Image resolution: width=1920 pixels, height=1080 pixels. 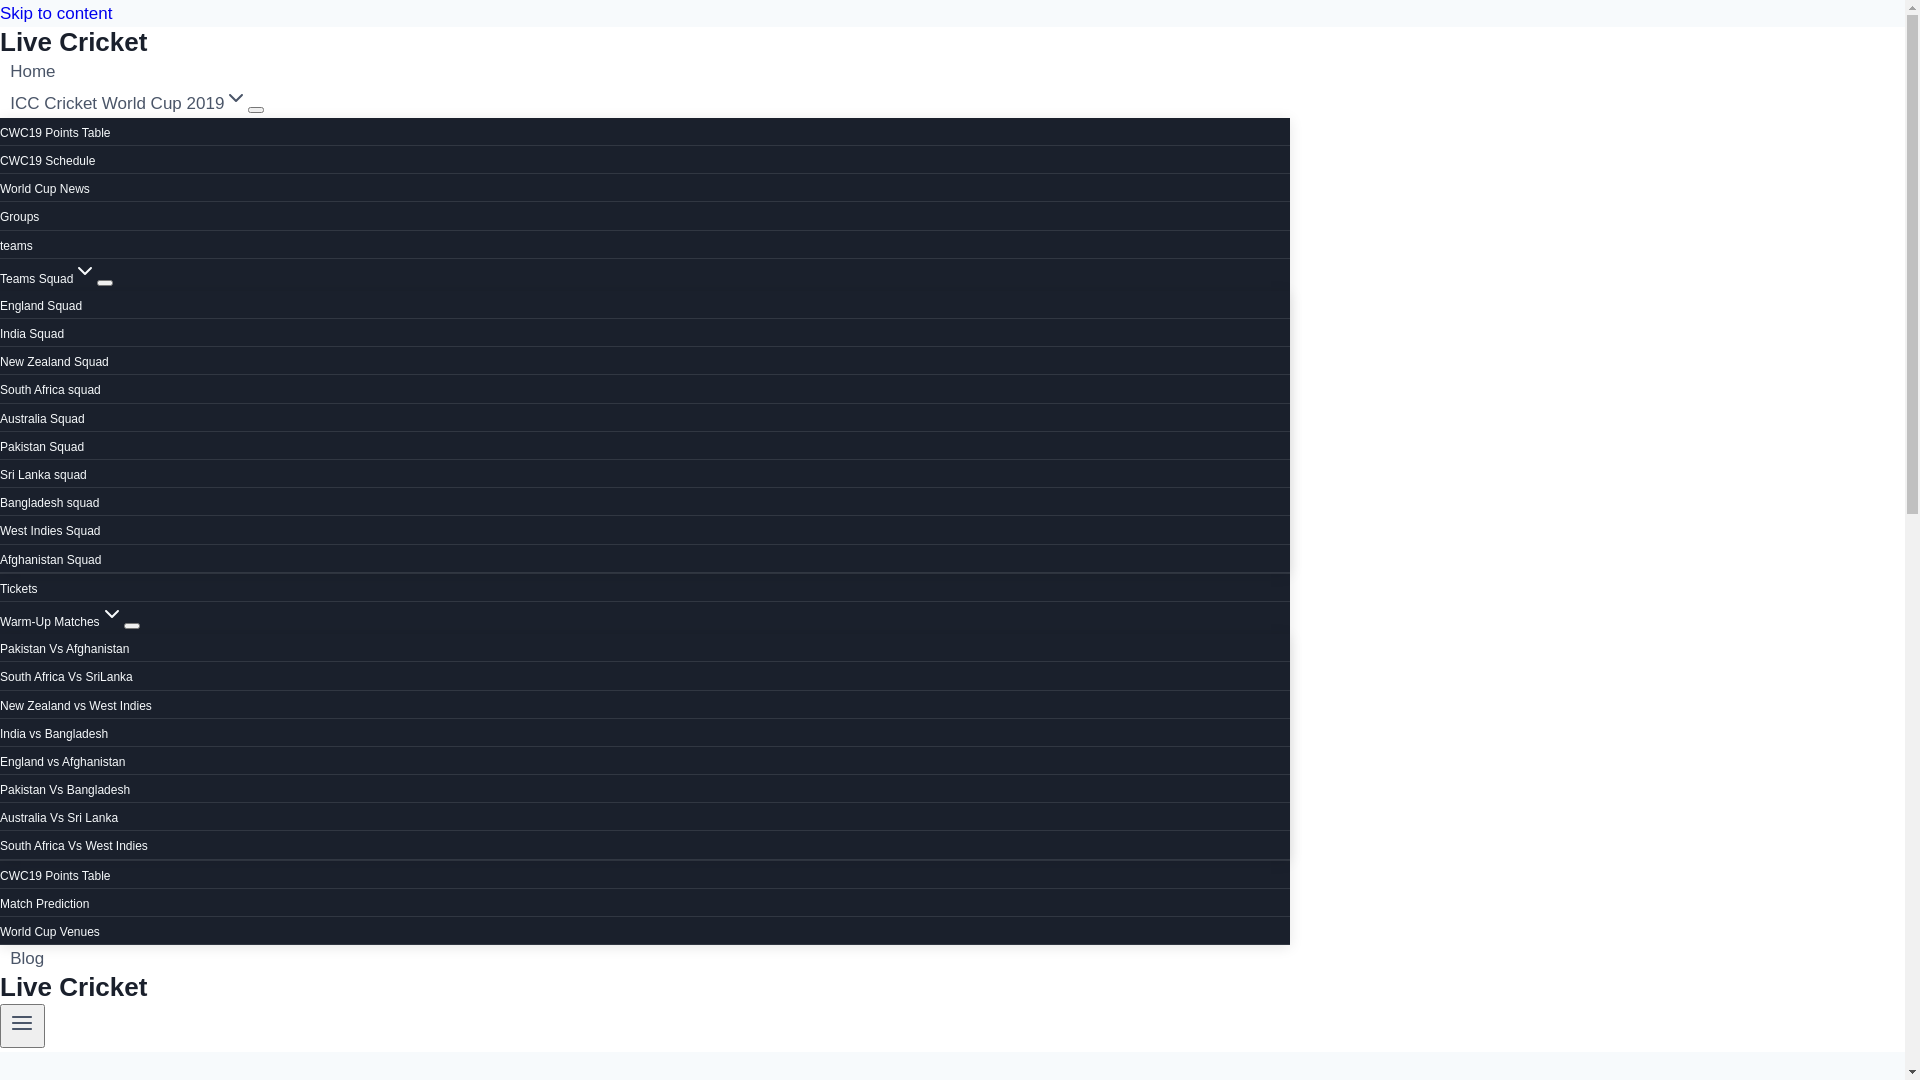 I want to click on 'Bangladesh squad', so click(x=49, y=501).